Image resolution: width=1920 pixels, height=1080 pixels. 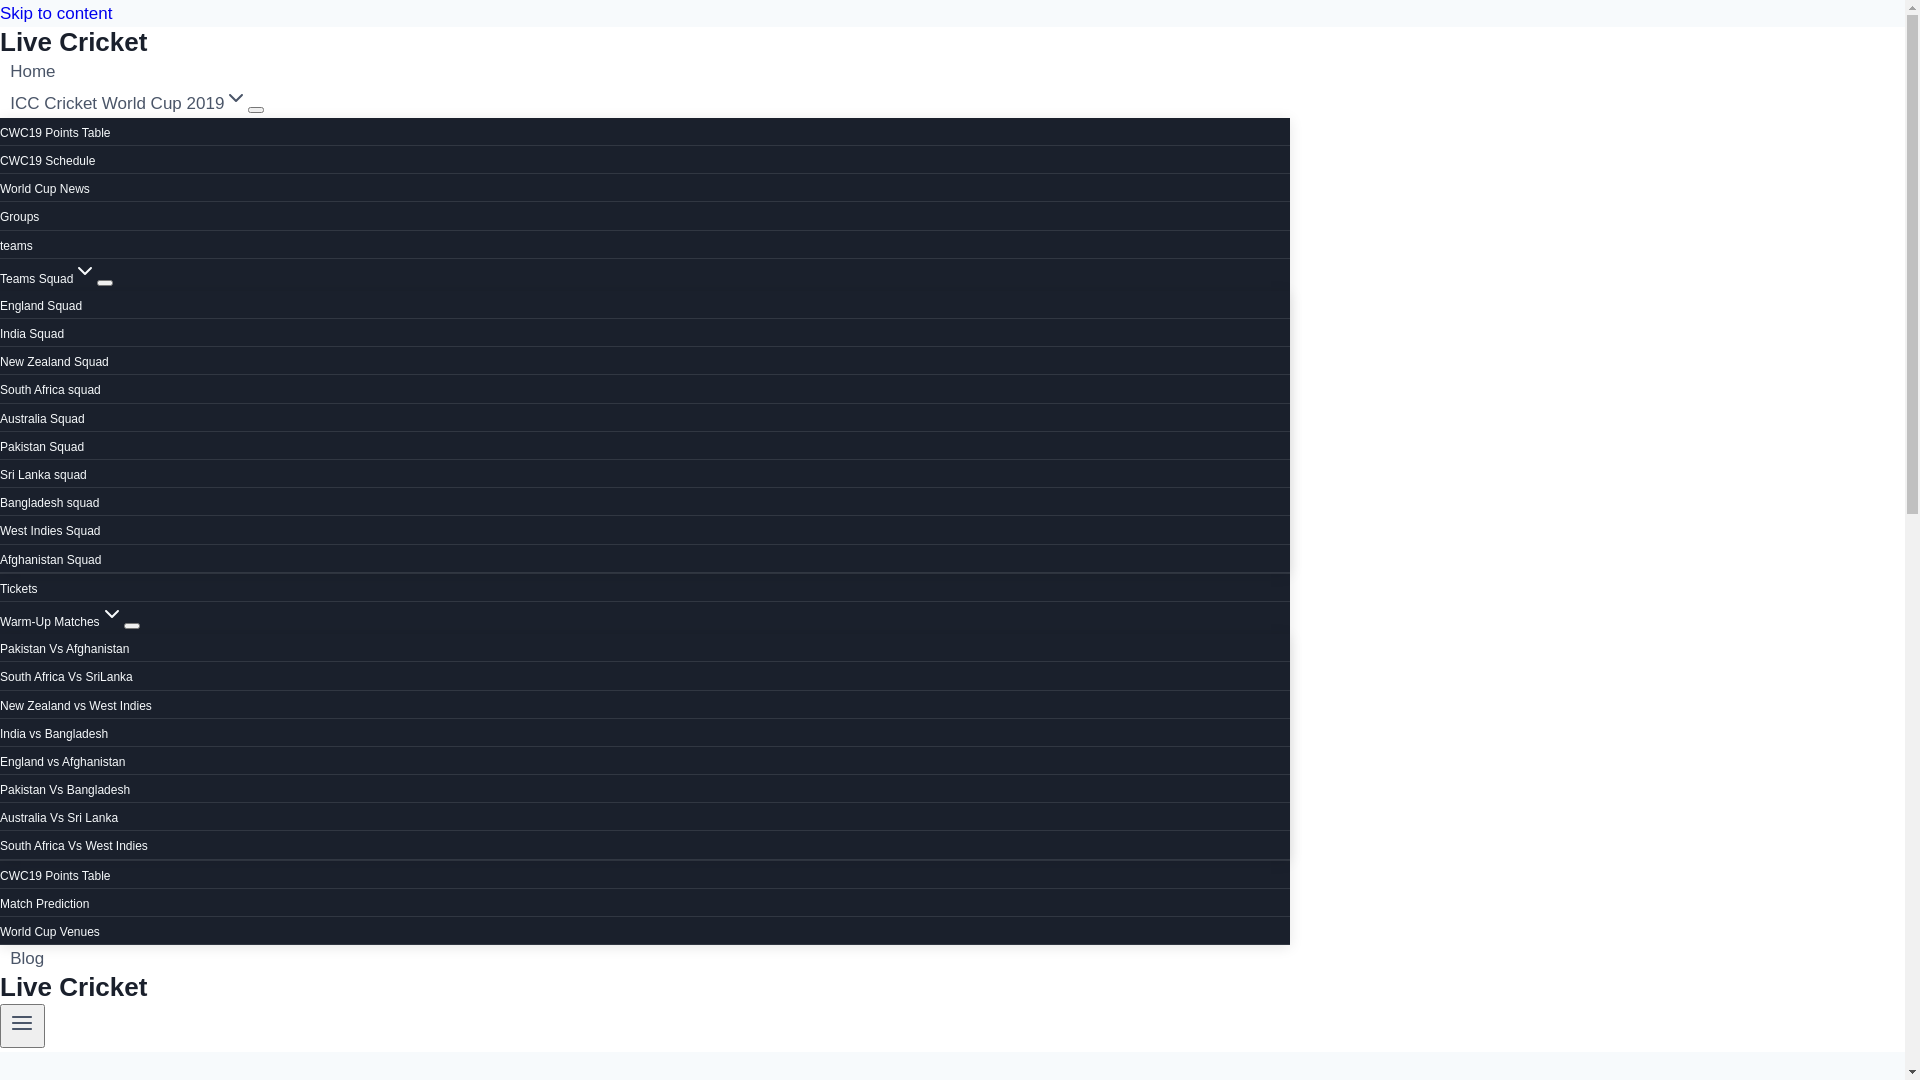 I want to click on 'Bangladesh squad', so click(x=49, y=501).